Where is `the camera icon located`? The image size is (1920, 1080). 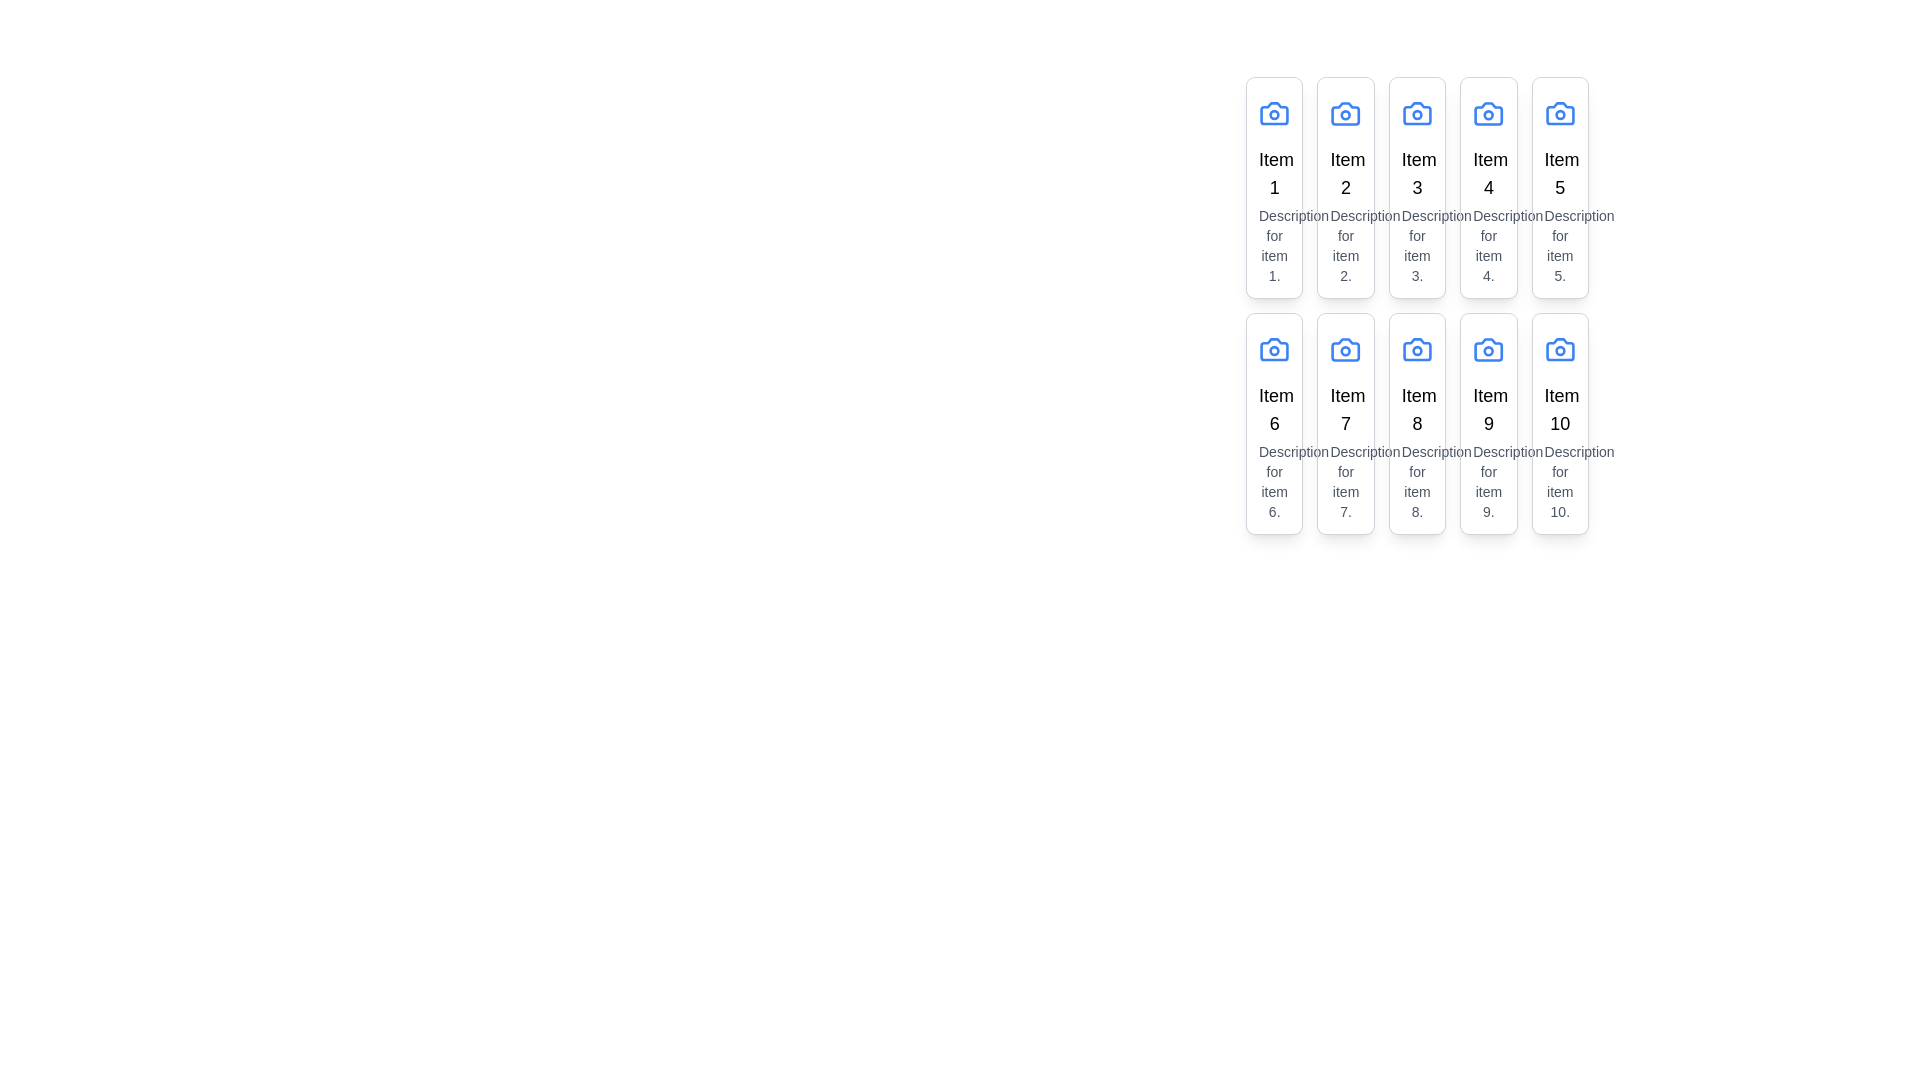 the camera icon located is located at coordinates (1488, 349).